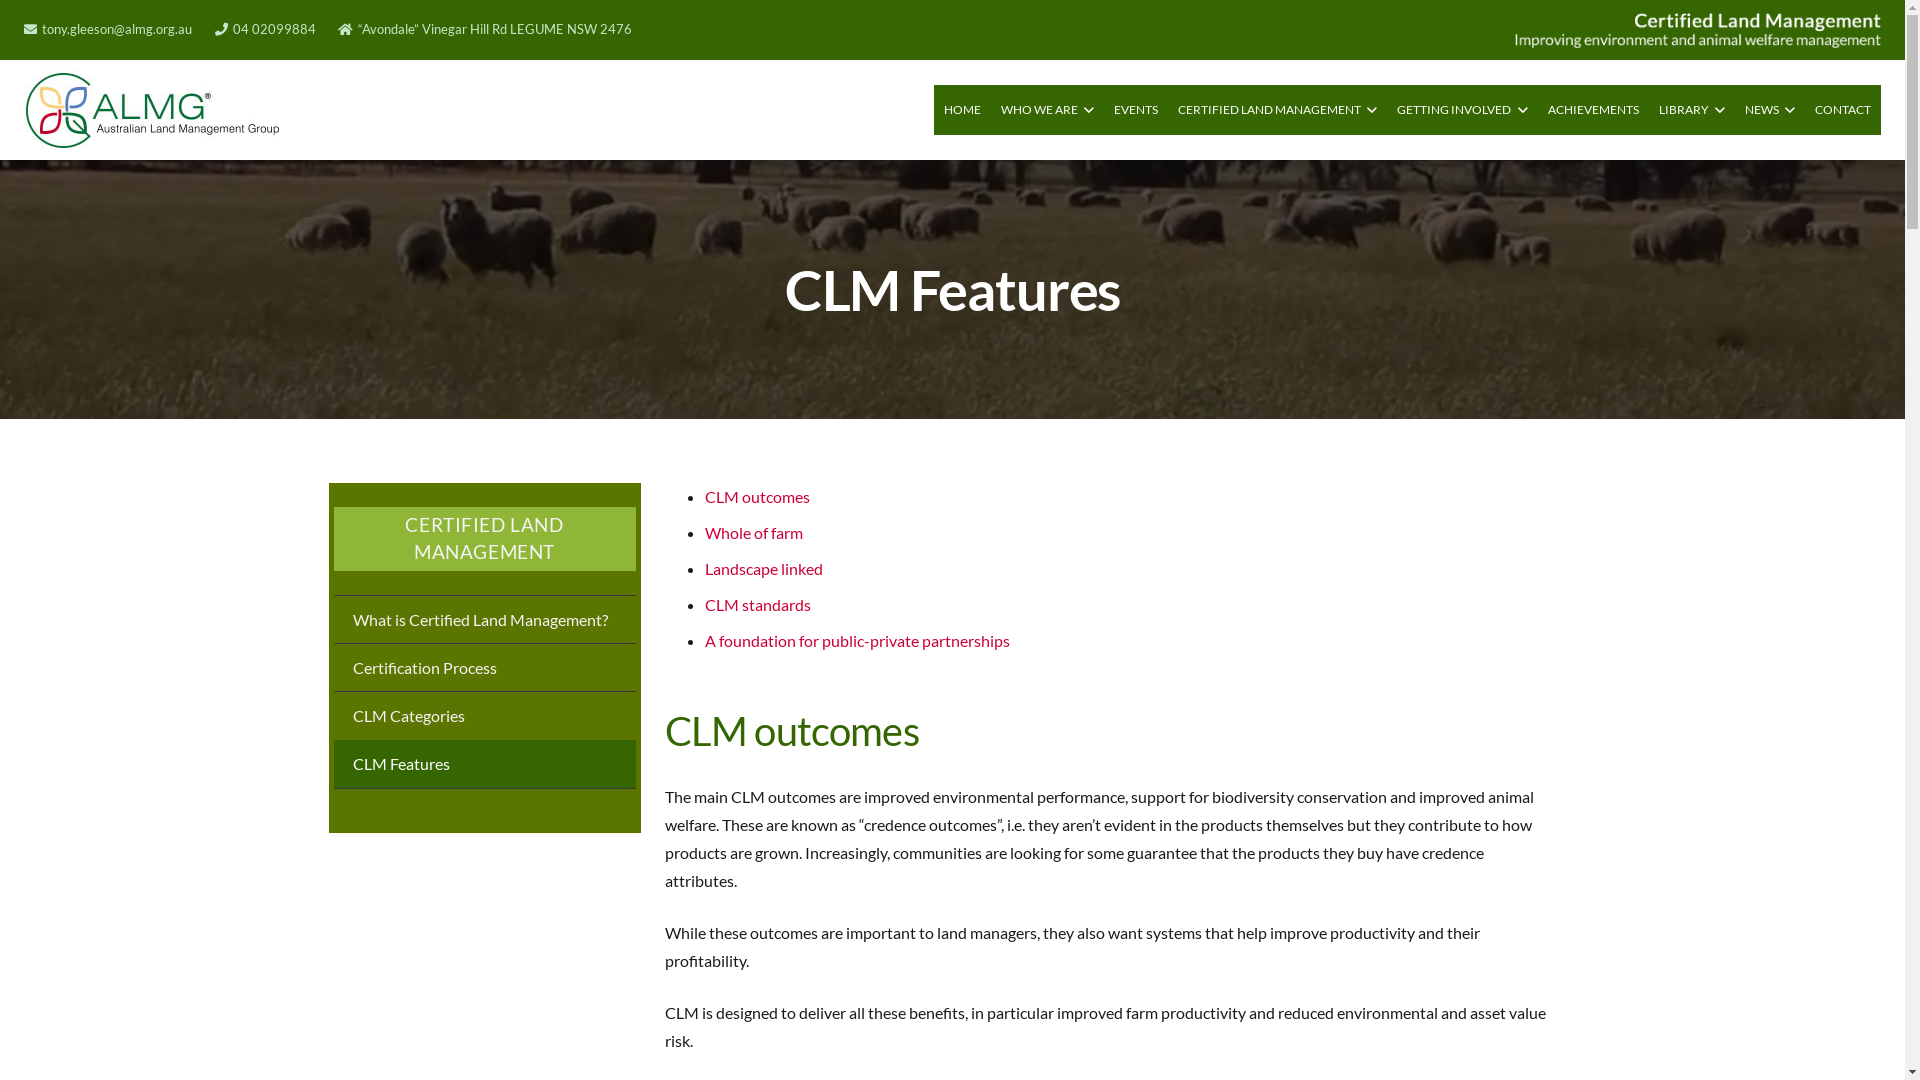  Describe the element at coordinates (704, 531) in the screenshot. I see `'Whole of farm'` at that location.